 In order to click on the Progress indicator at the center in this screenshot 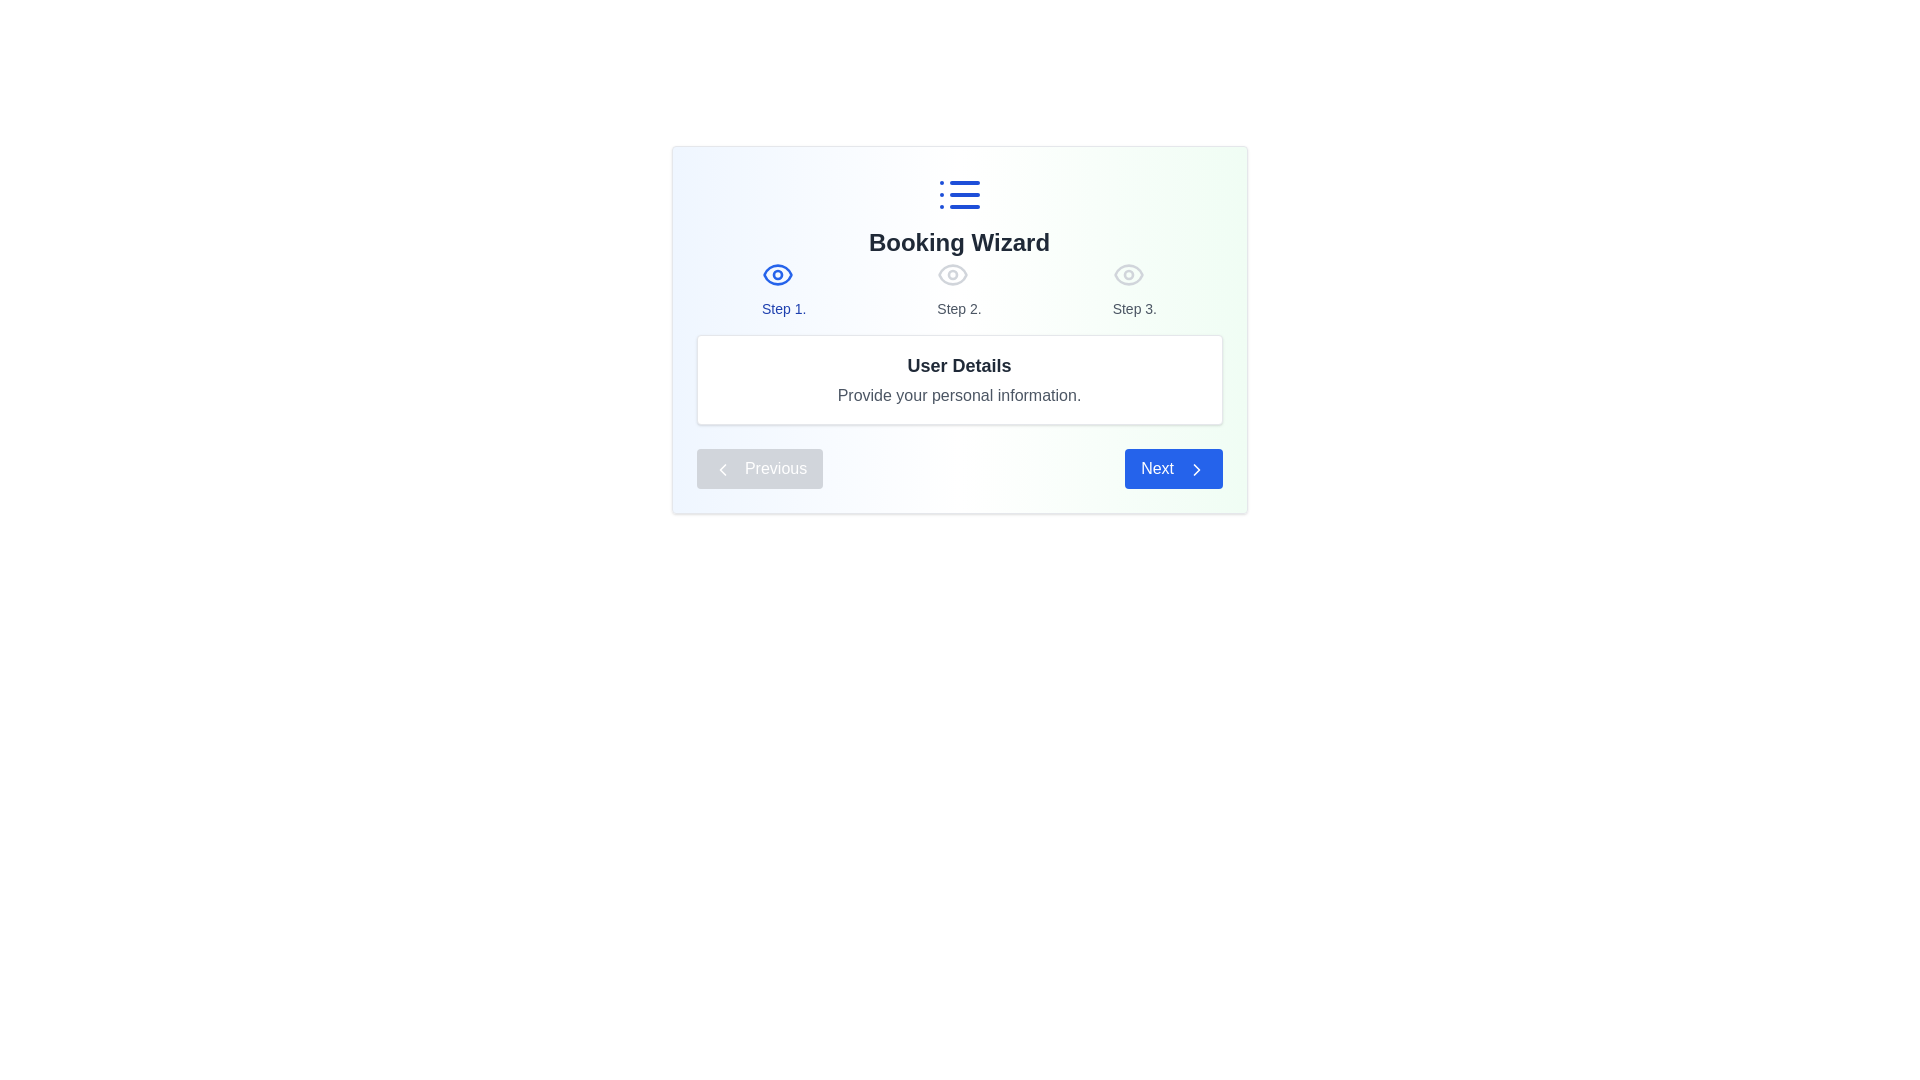, I will do `click(958, 289)`.